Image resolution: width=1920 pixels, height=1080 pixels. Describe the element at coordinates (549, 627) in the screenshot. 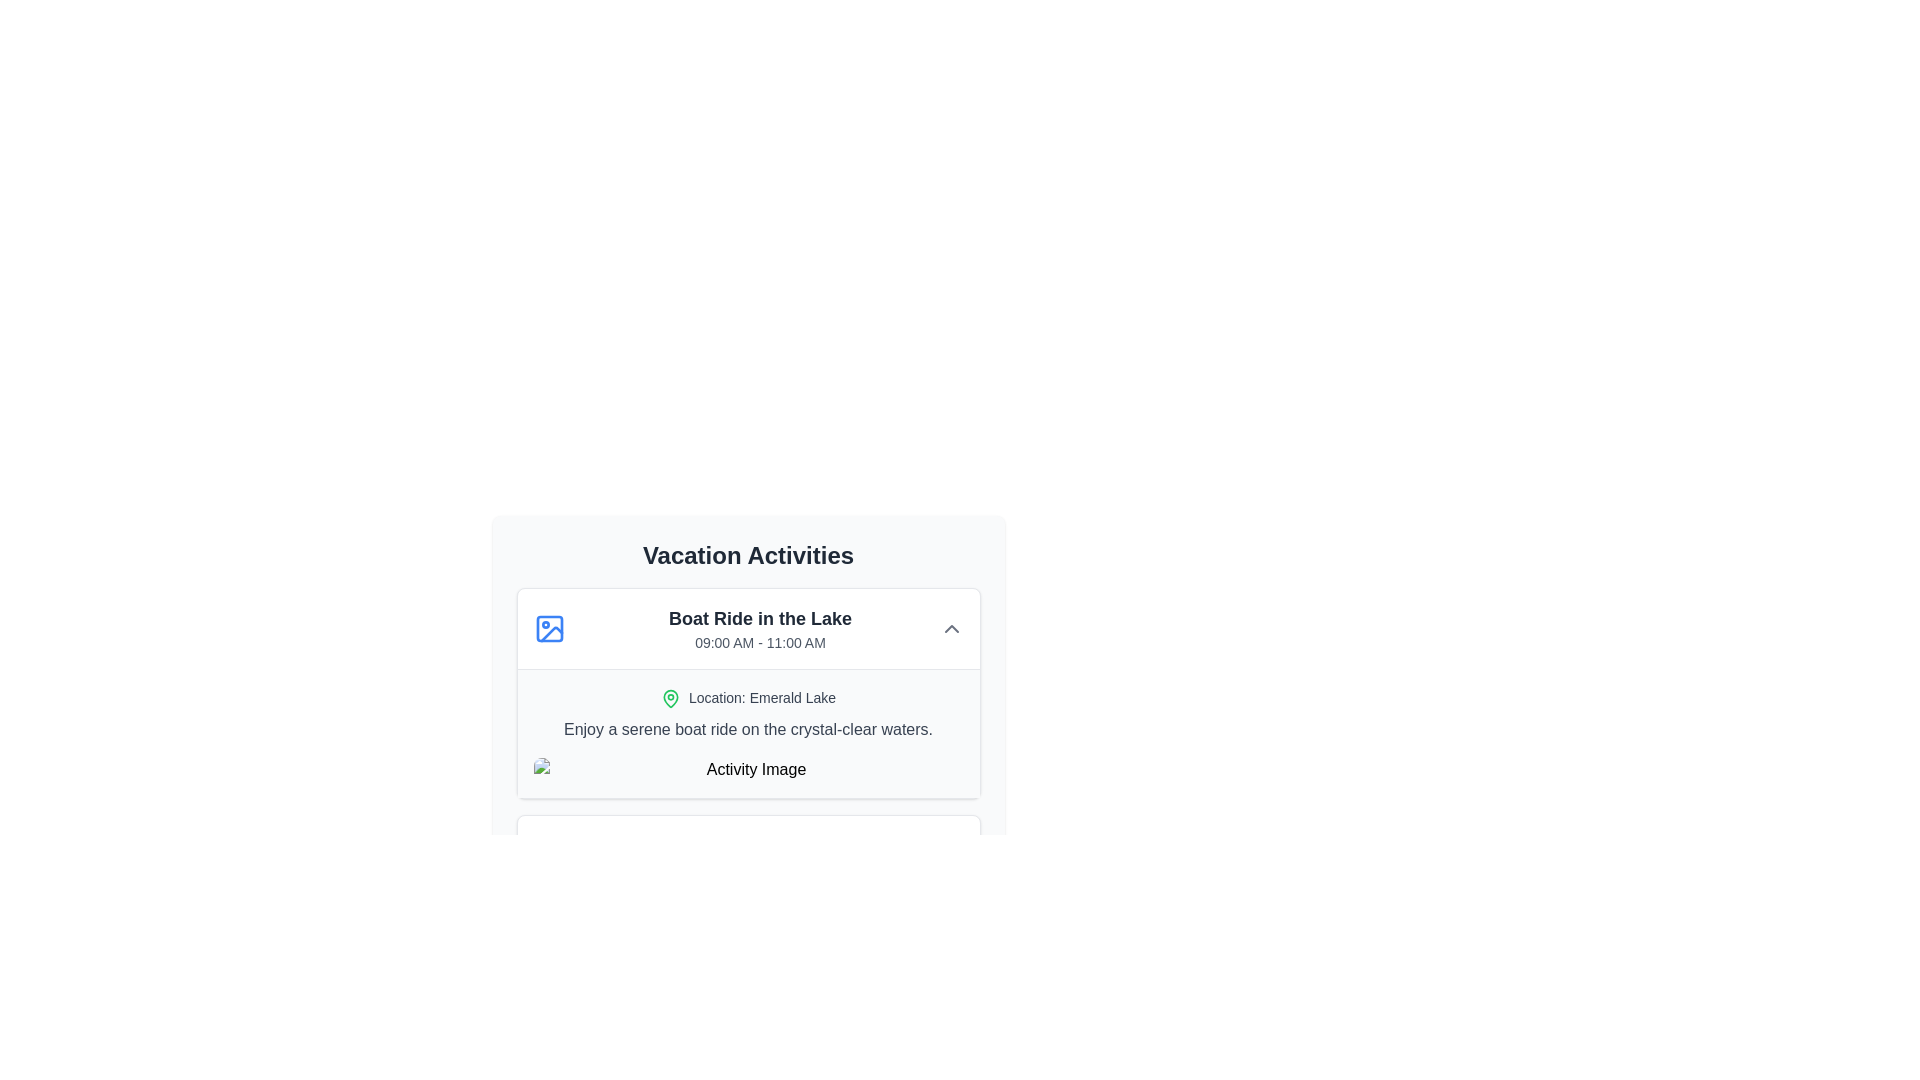

I see `the icon located on the left side of the 'Boat Ride in the Lake' activity card, which serves as a visual cue or identifier for the activity` at that location.